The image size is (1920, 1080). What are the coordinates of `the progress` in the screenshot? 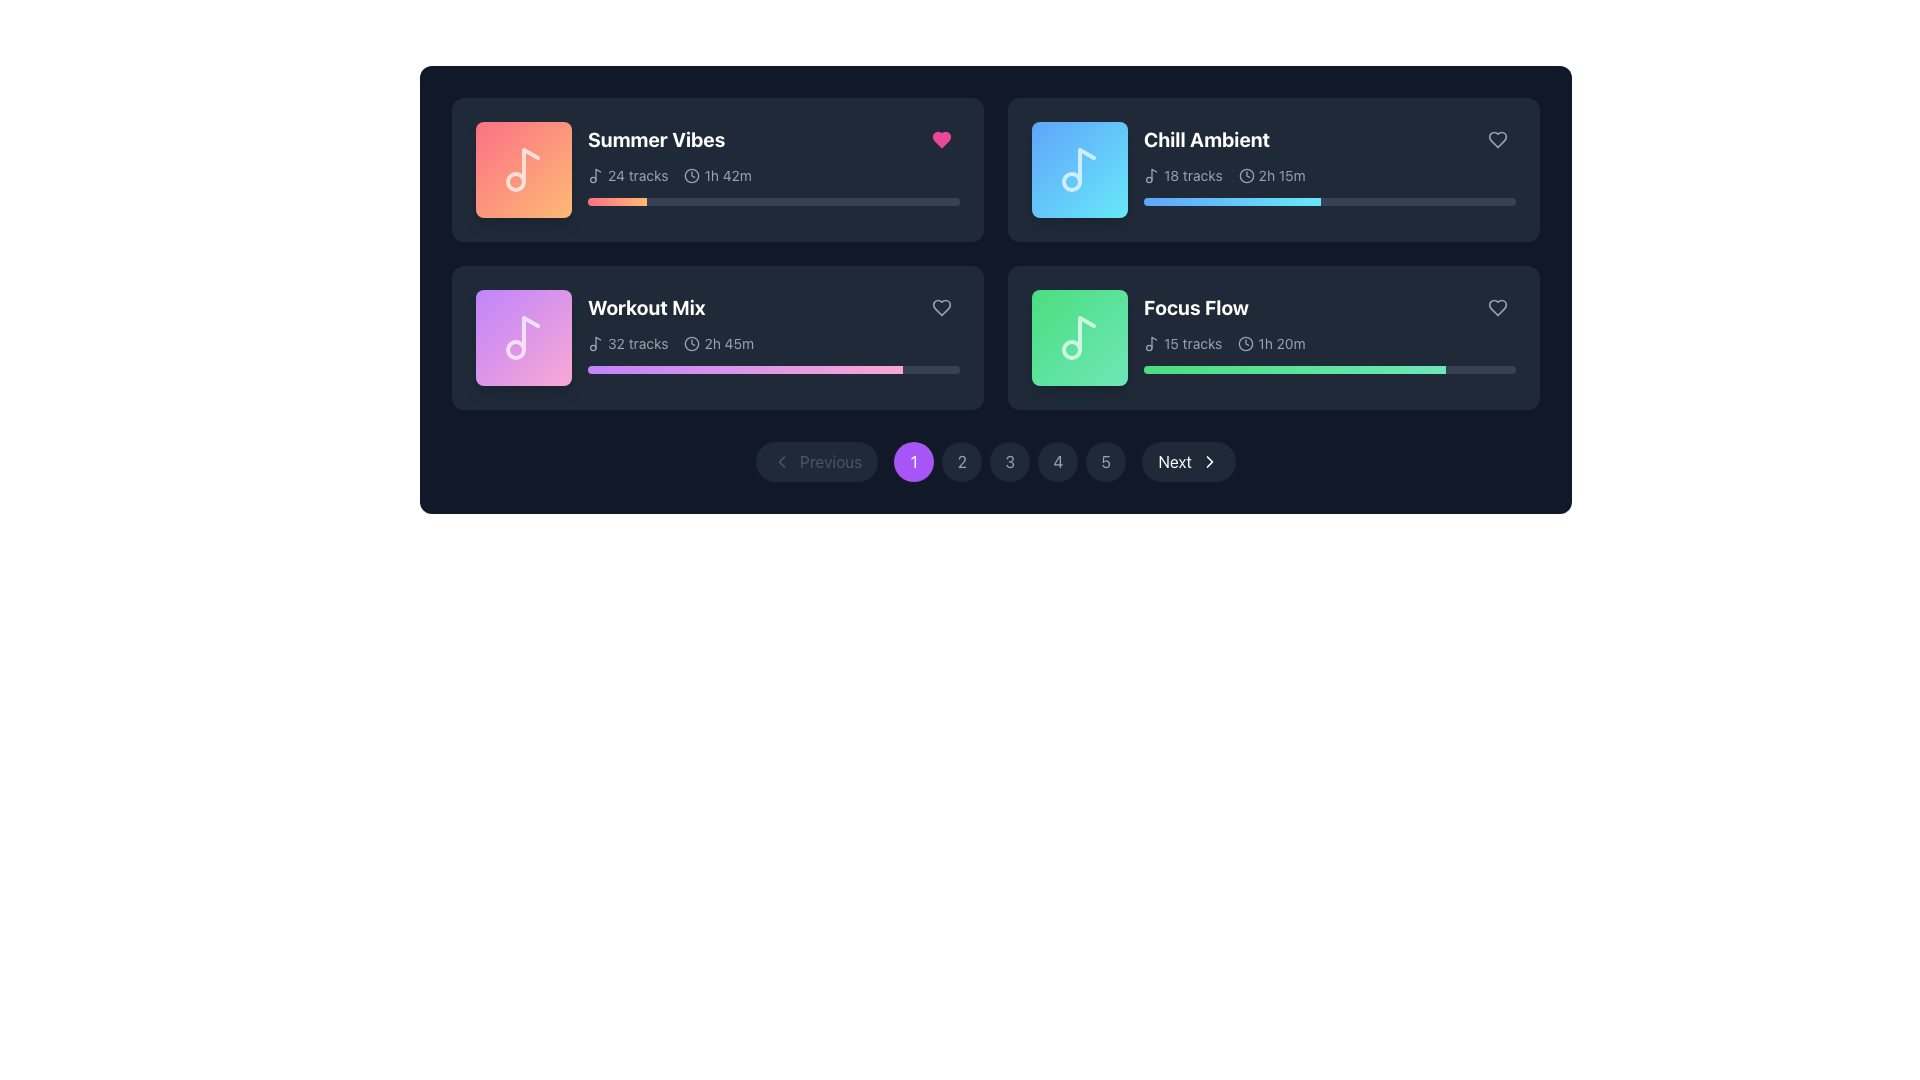 It's located at (587, 201).